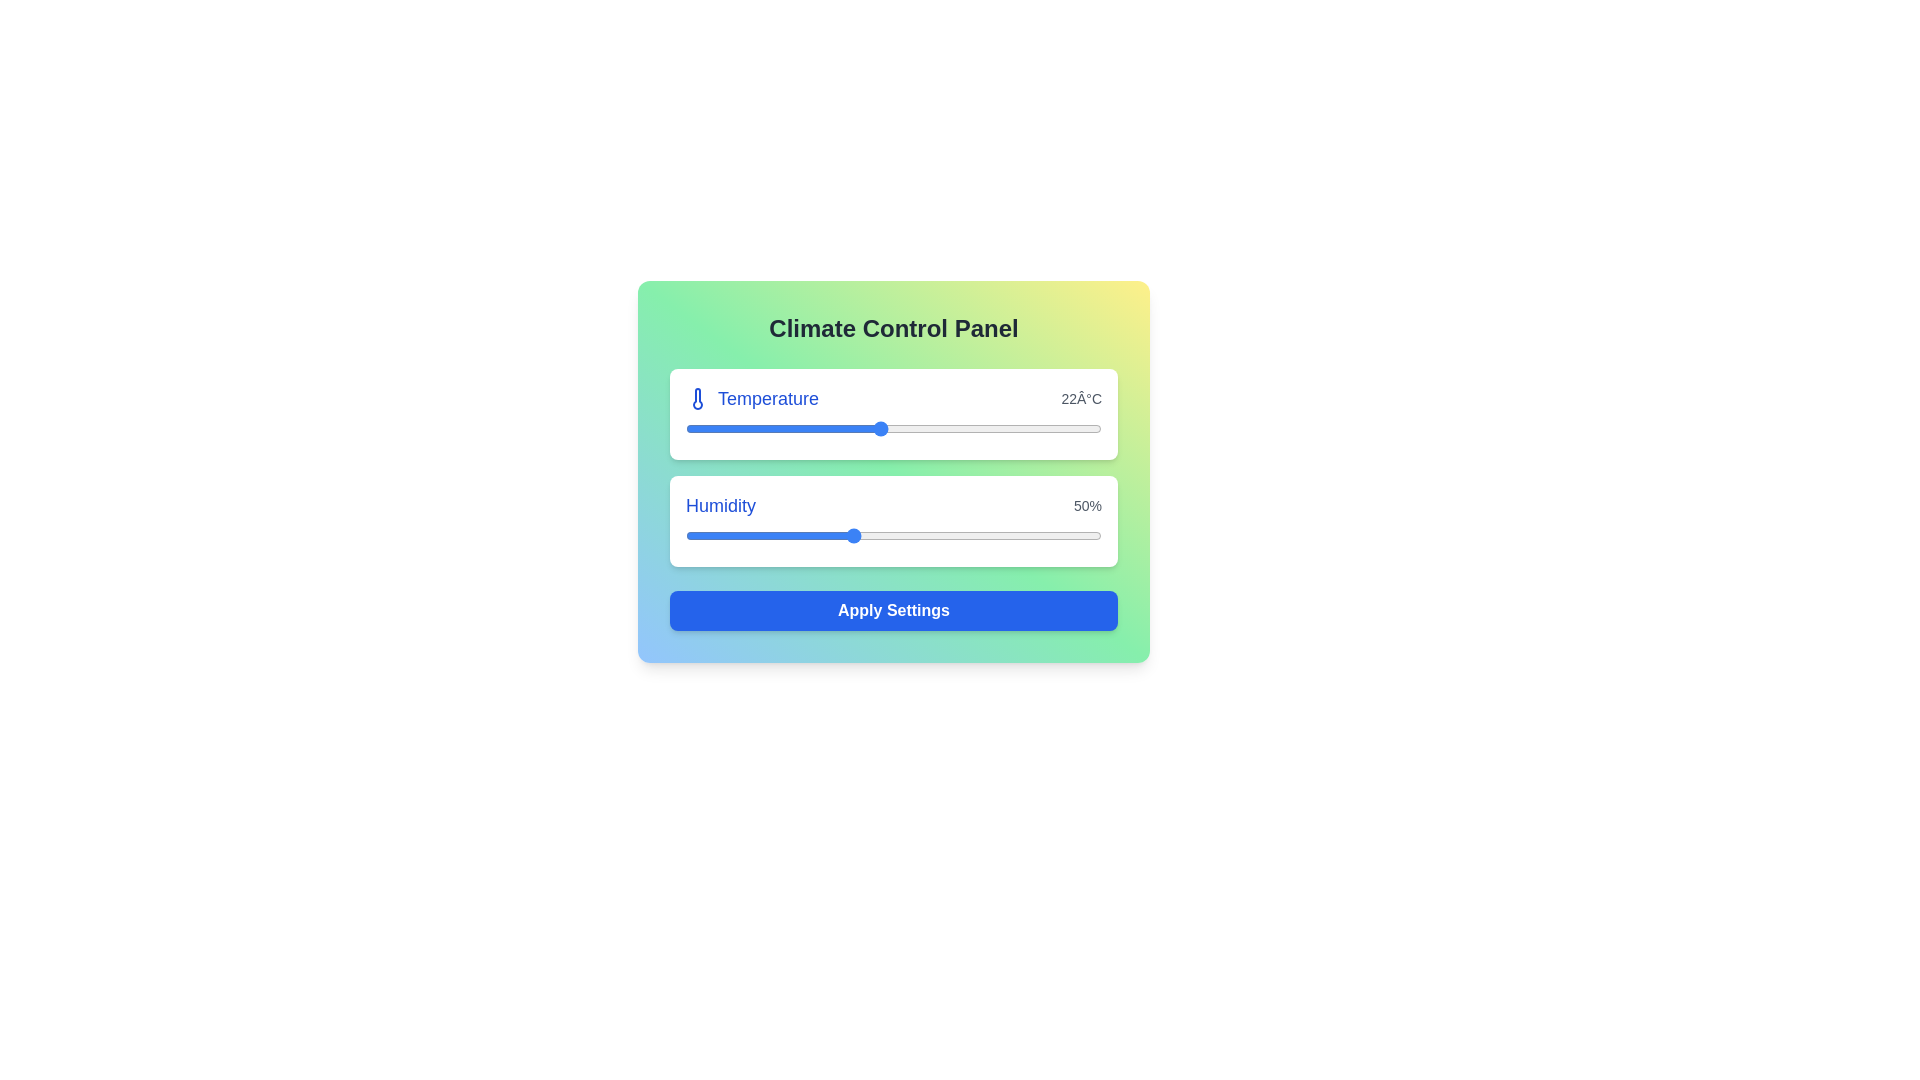 The image size is (1920, 1080). I want to click on the temperature, so click(686, 427).